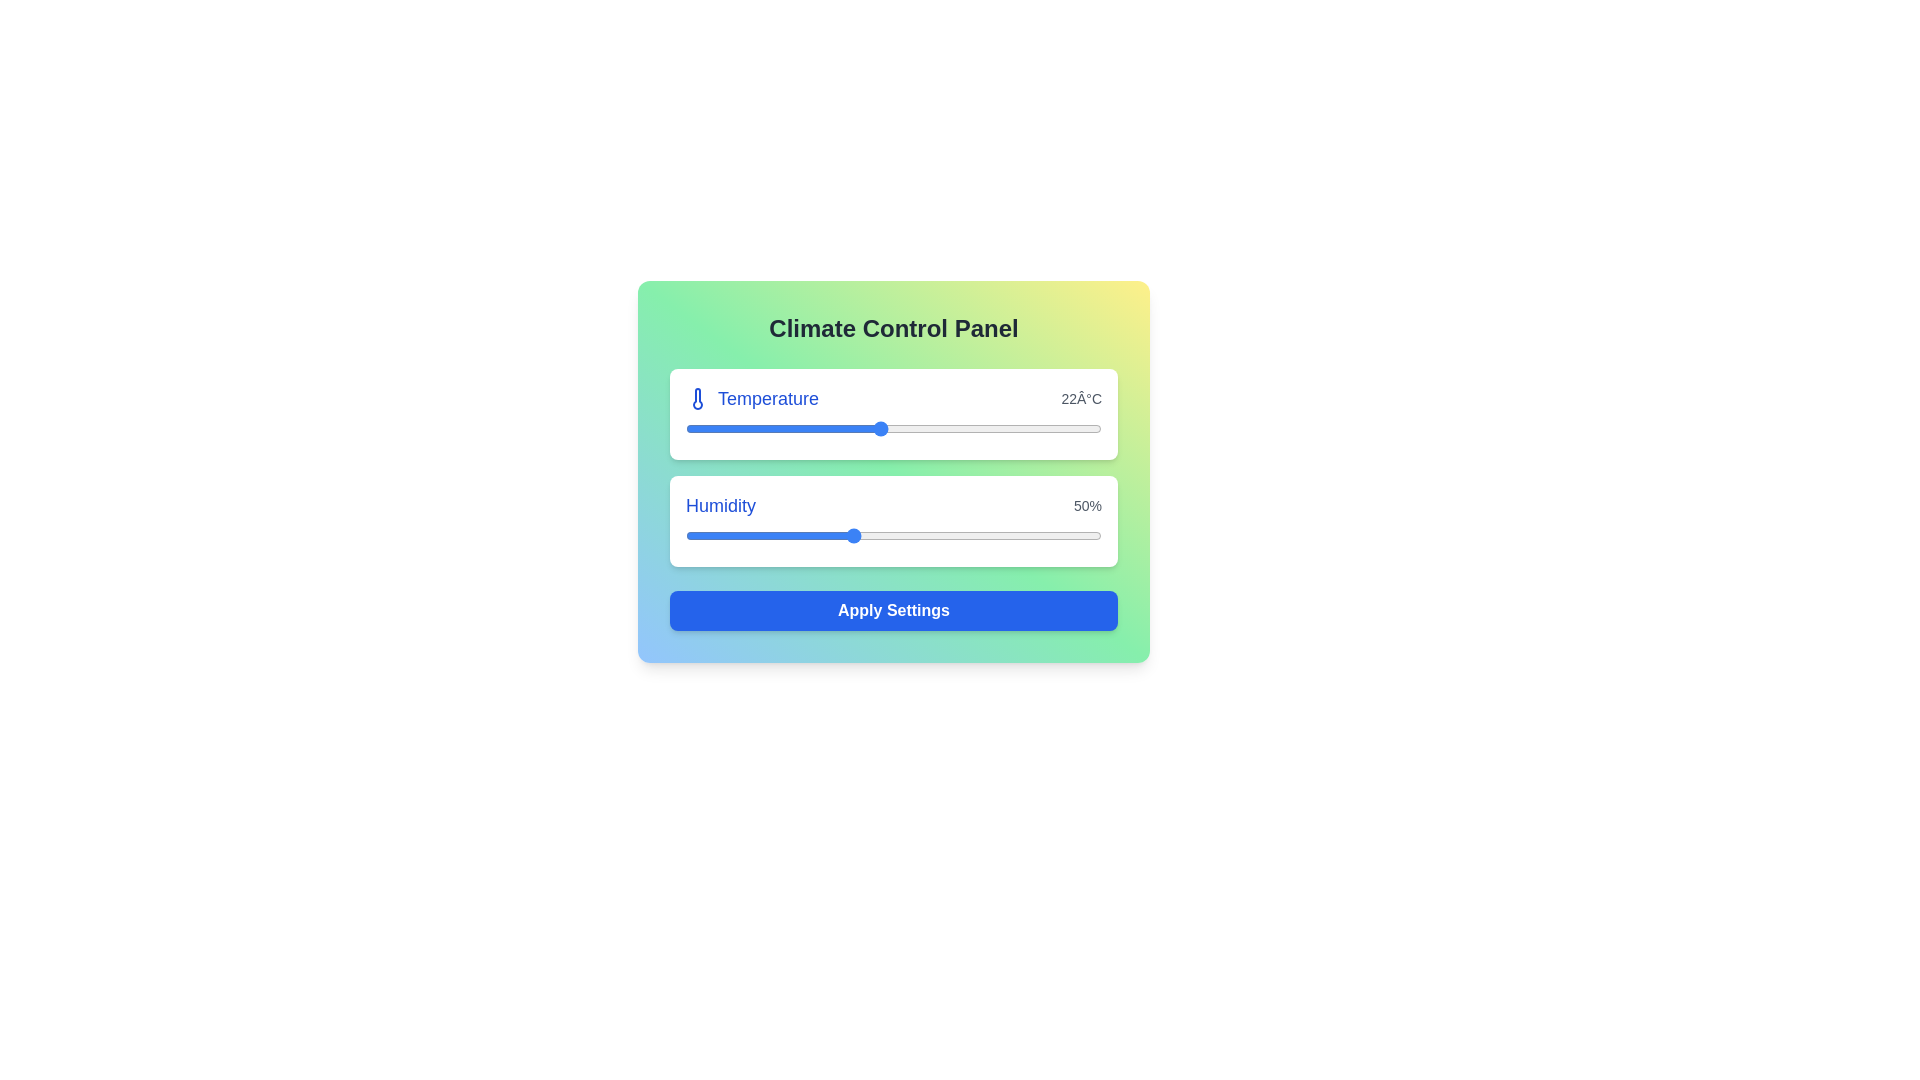 The image size is (1920, 1080). I want to click on the temperature, so click(686, 427).